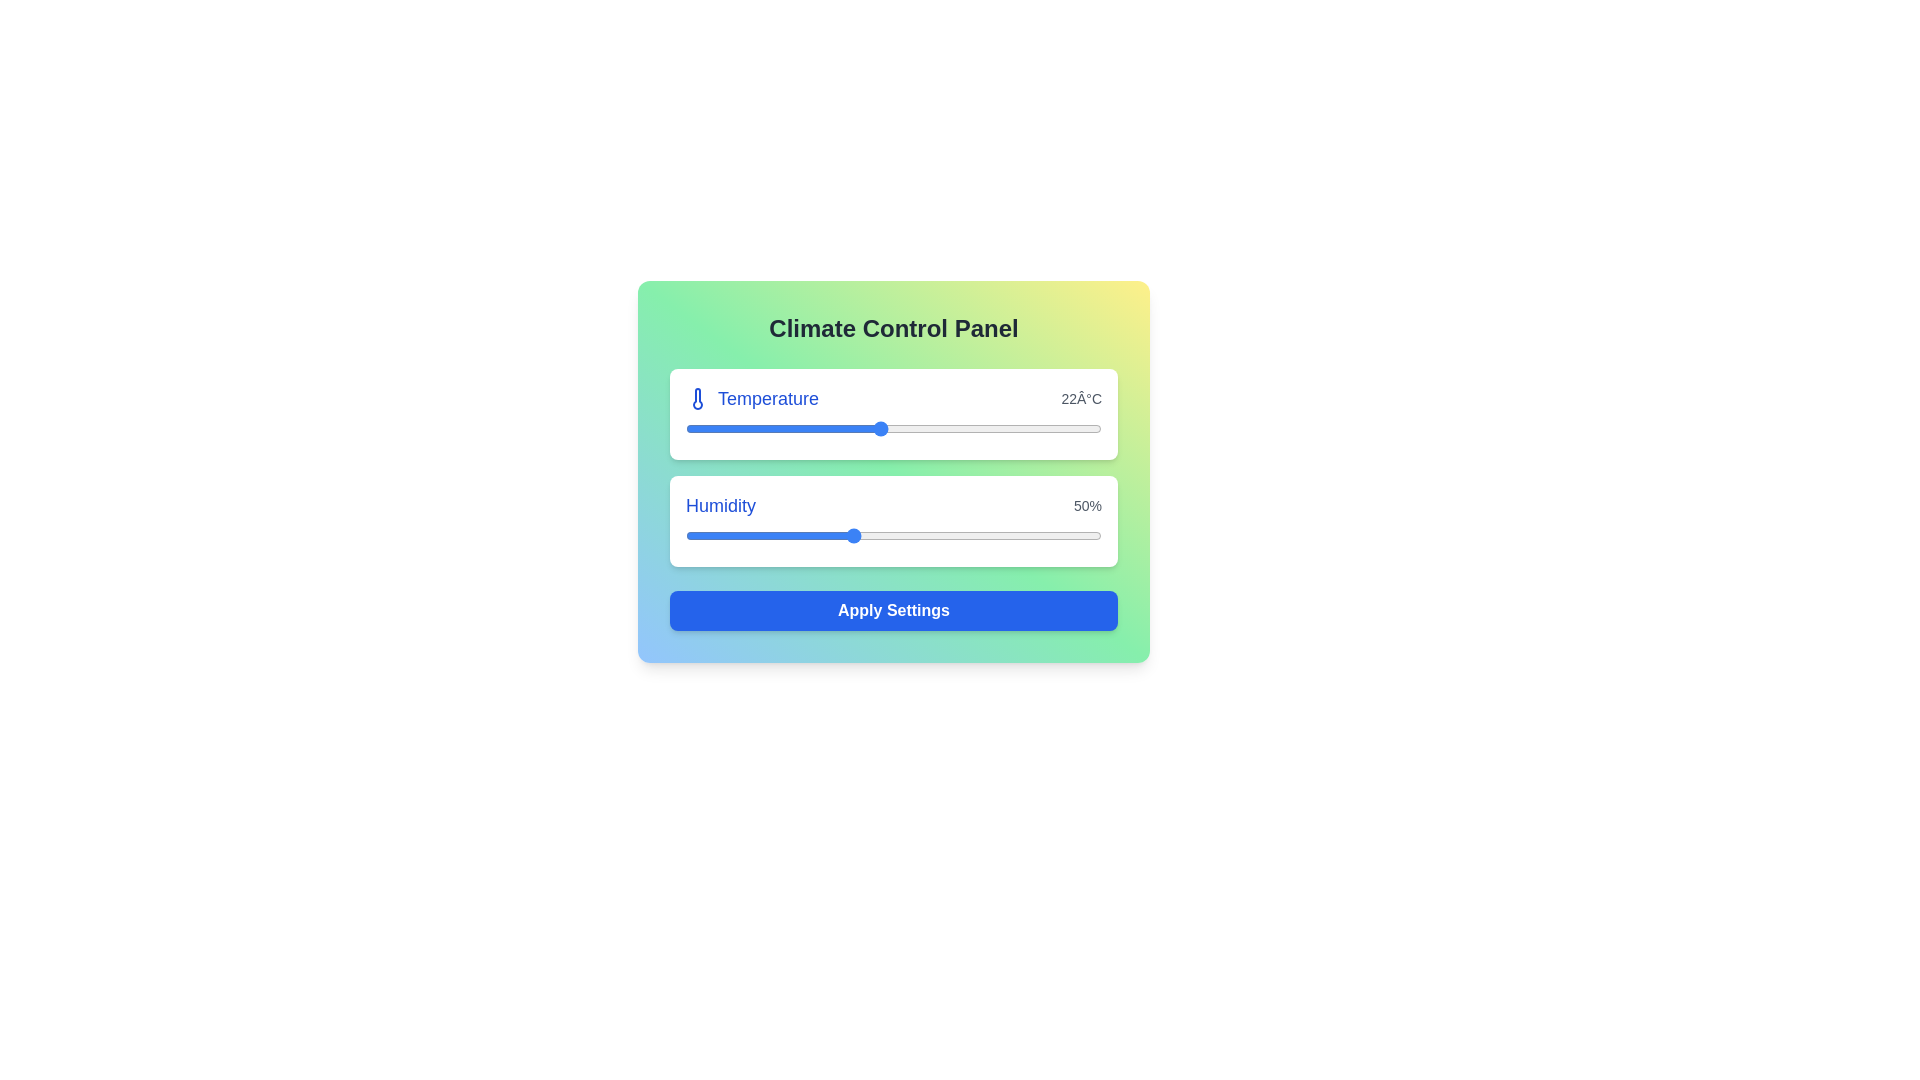 The image size is (1920, 1080). I want to click on the temperature, so click(686, 427).